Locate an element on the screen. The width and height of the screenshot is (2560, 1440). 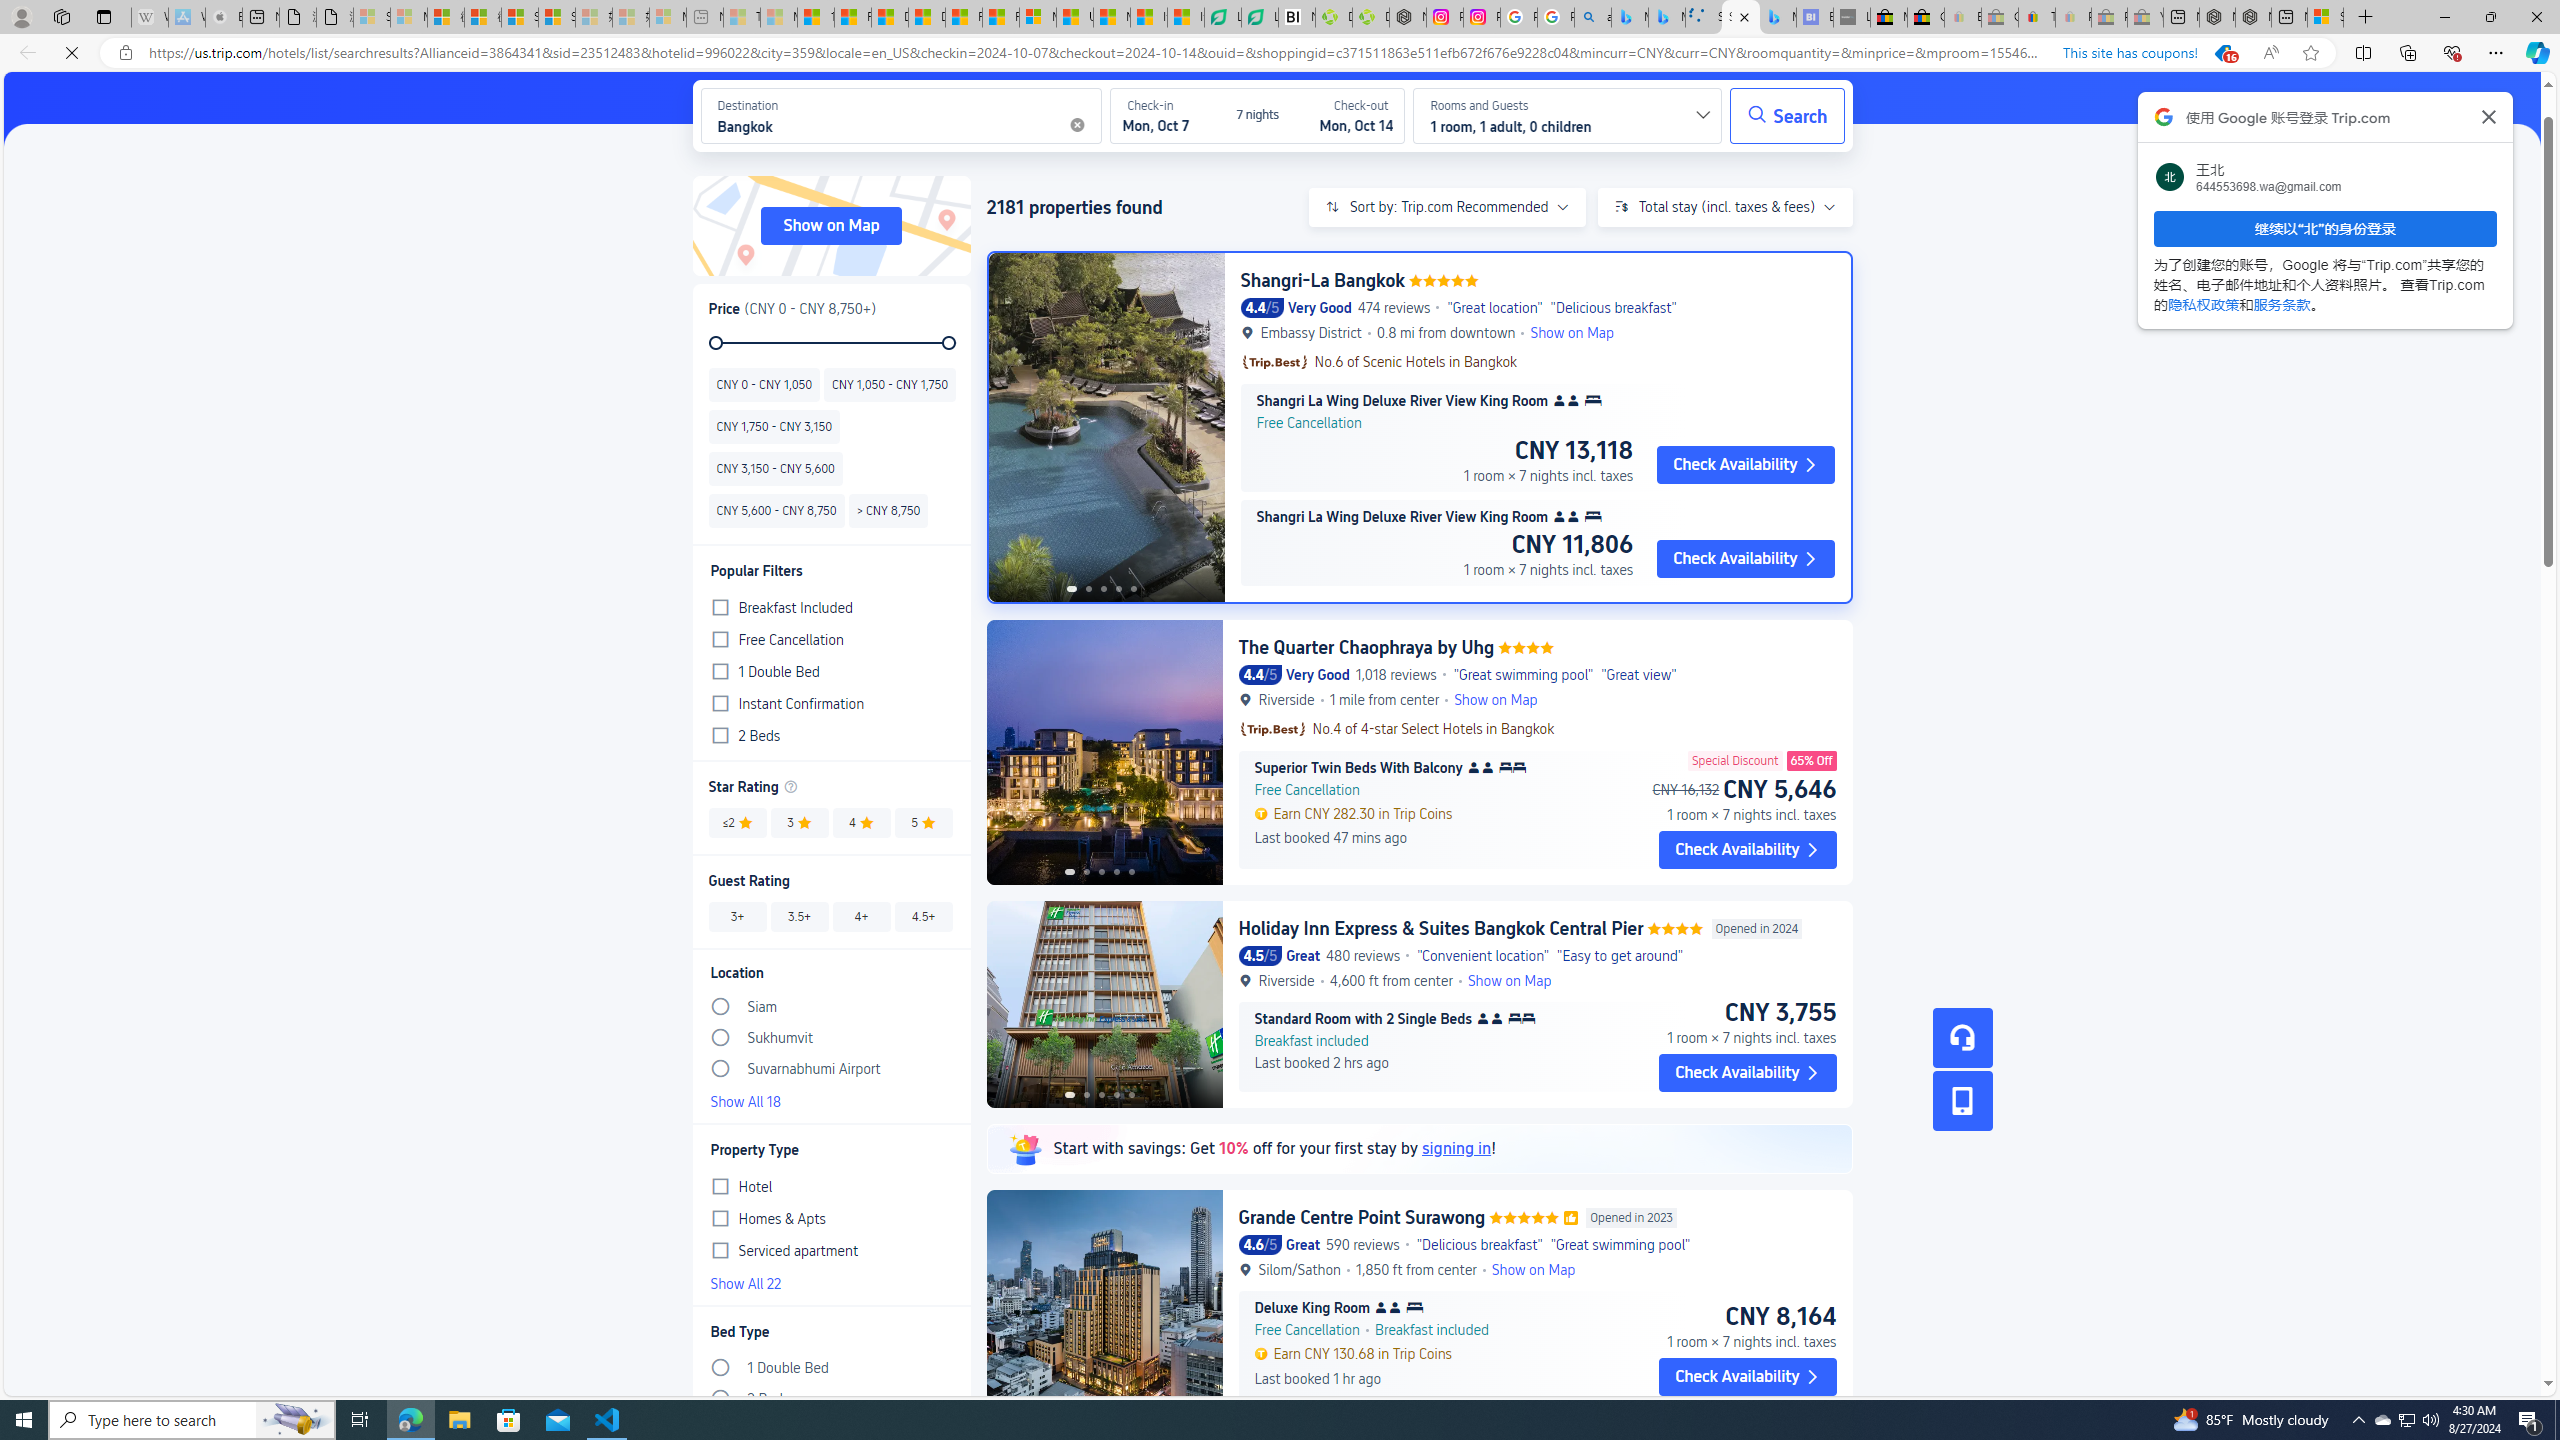
'Press Room - eBay Inc. - Sleeping' is located at coordinates (2108, 16).